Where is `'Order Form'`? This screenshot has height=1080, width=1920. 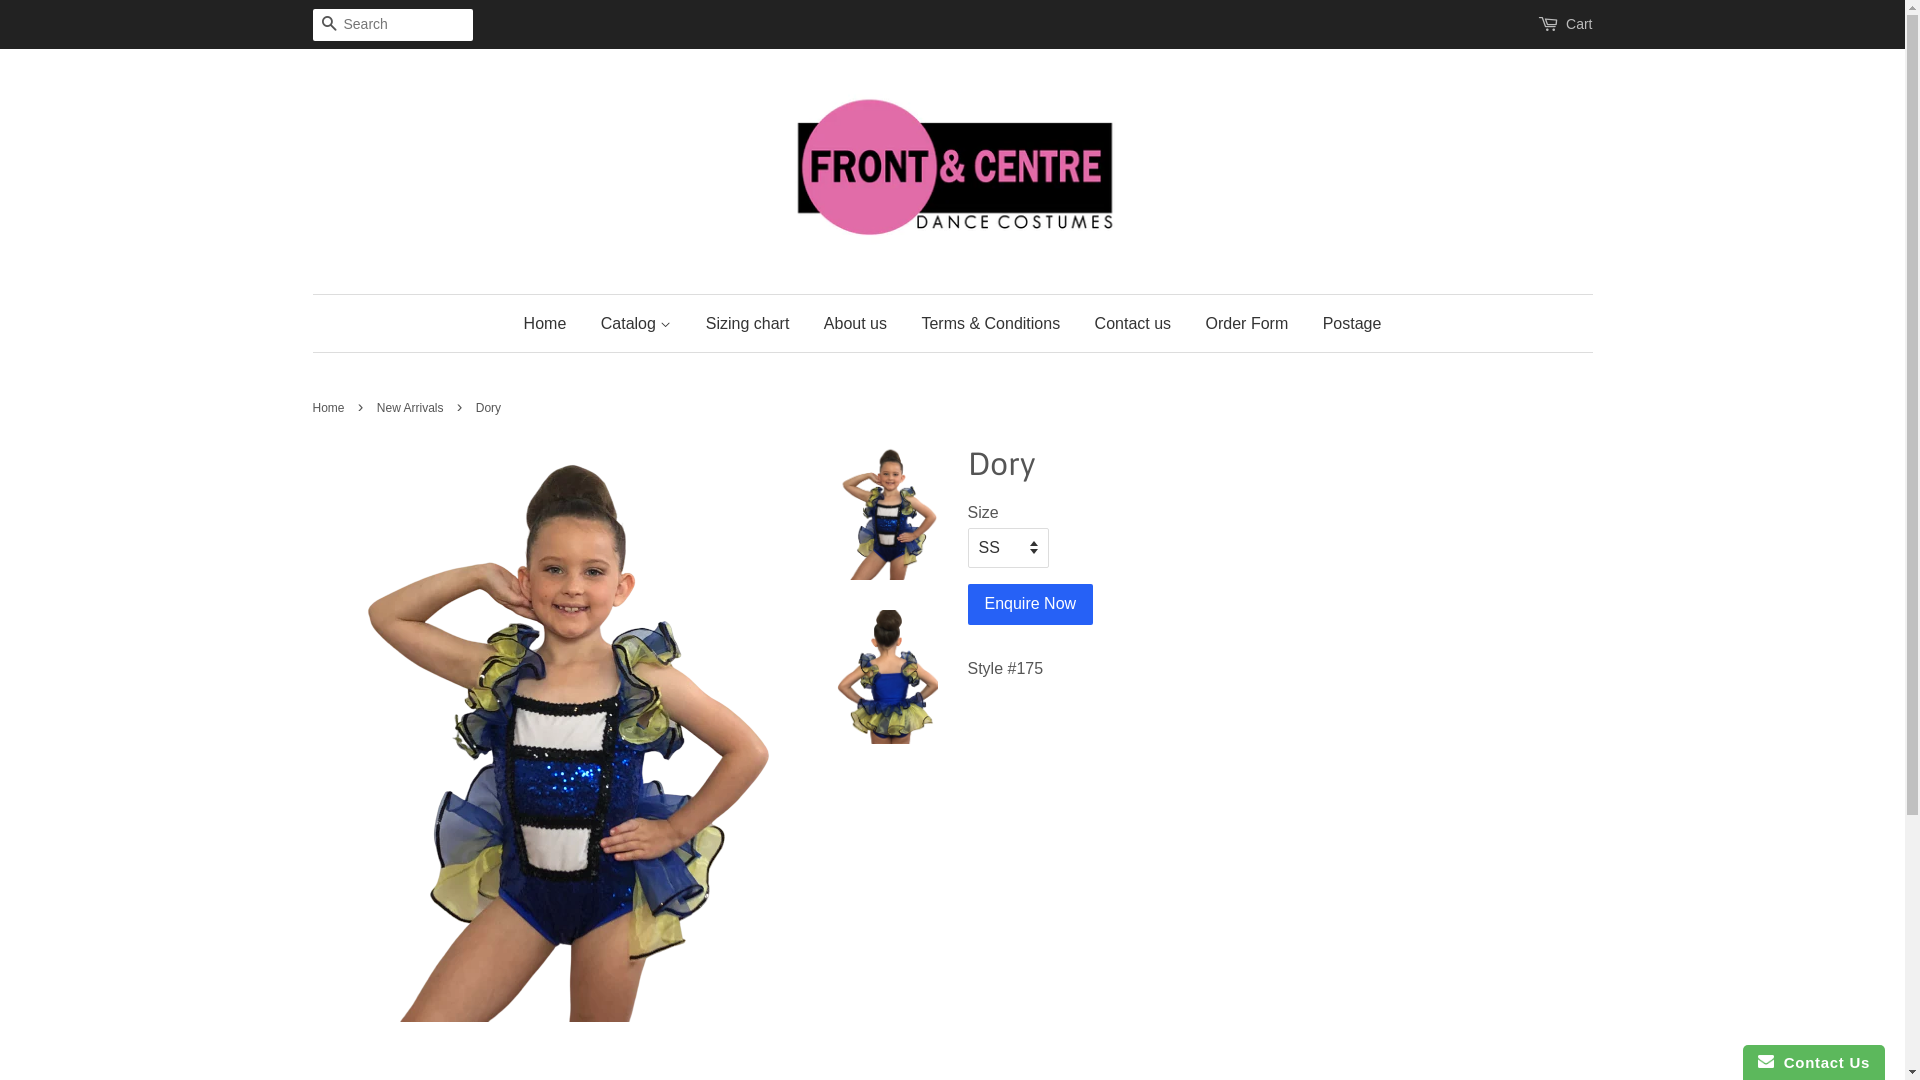
'Order Form' is located at coordinates (1246, 322).